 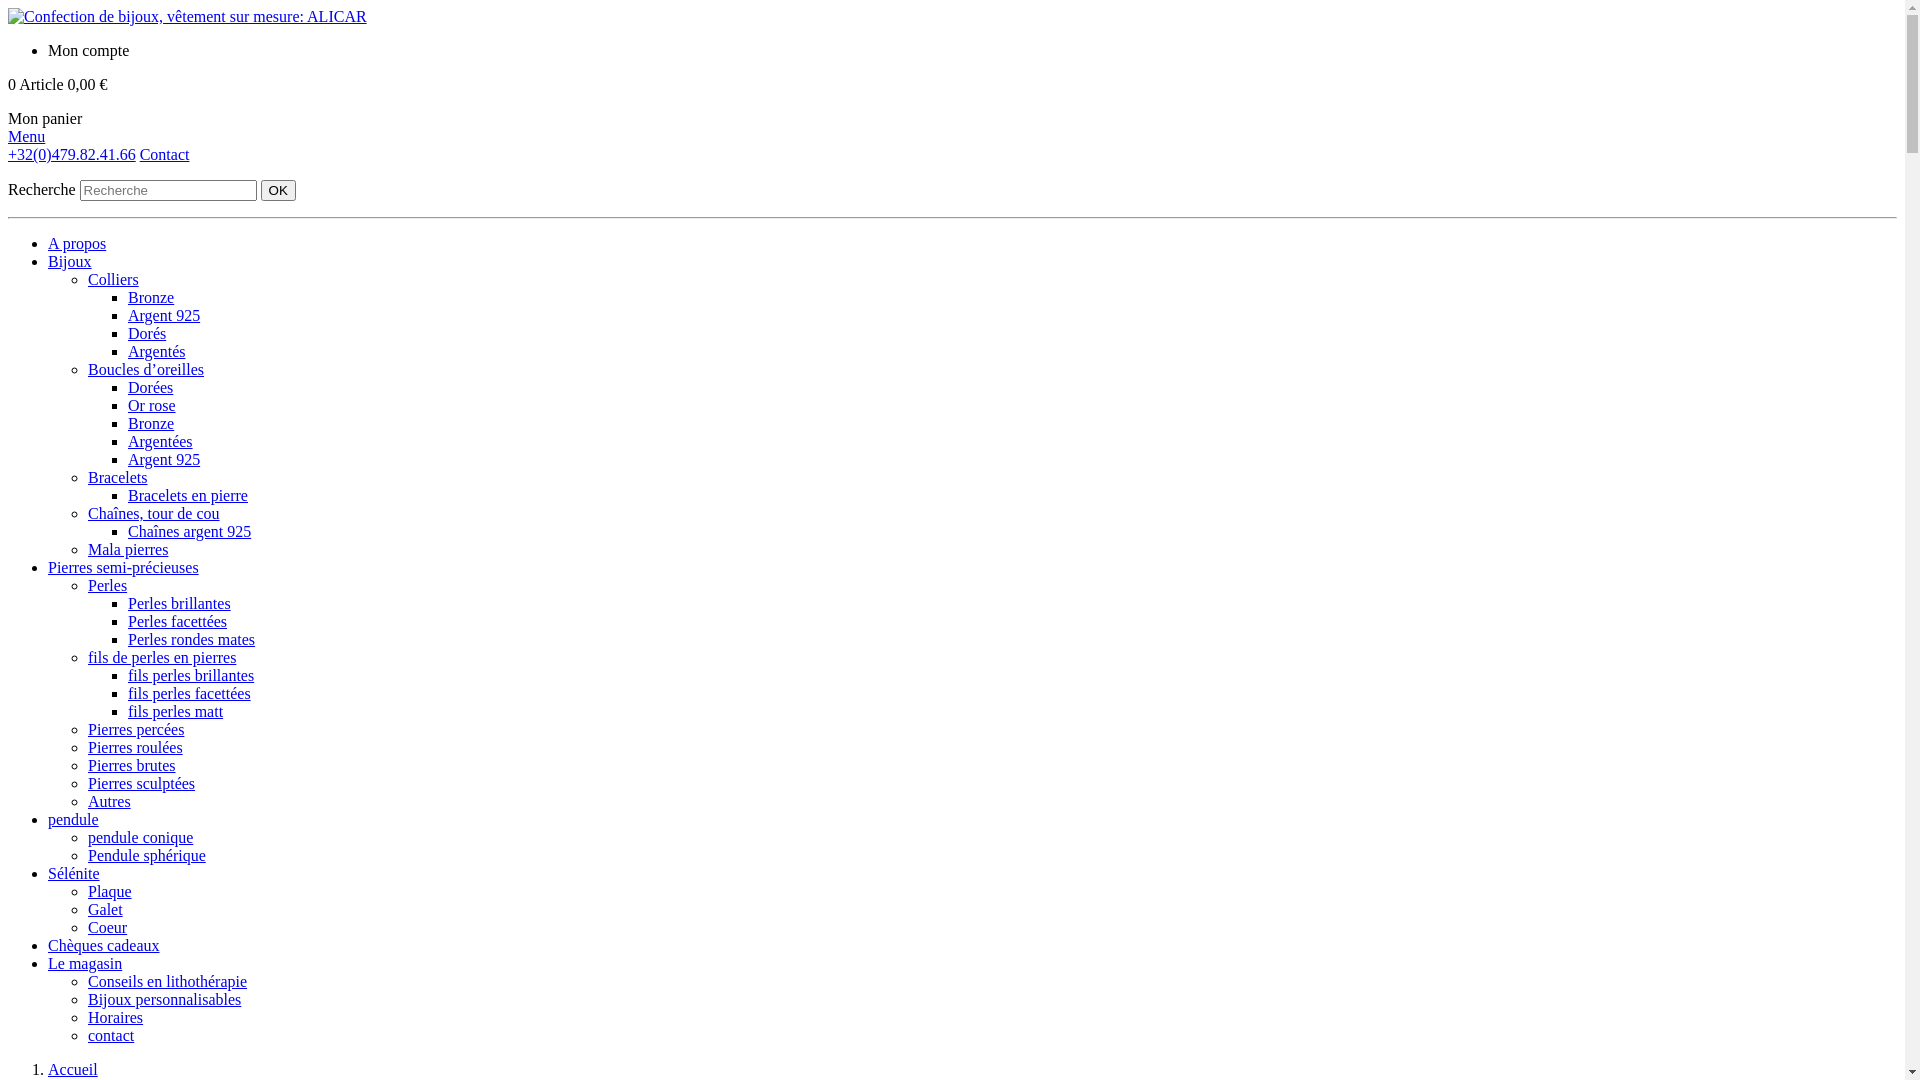 I want to click on 'A propos', so click(x=48, y=242).